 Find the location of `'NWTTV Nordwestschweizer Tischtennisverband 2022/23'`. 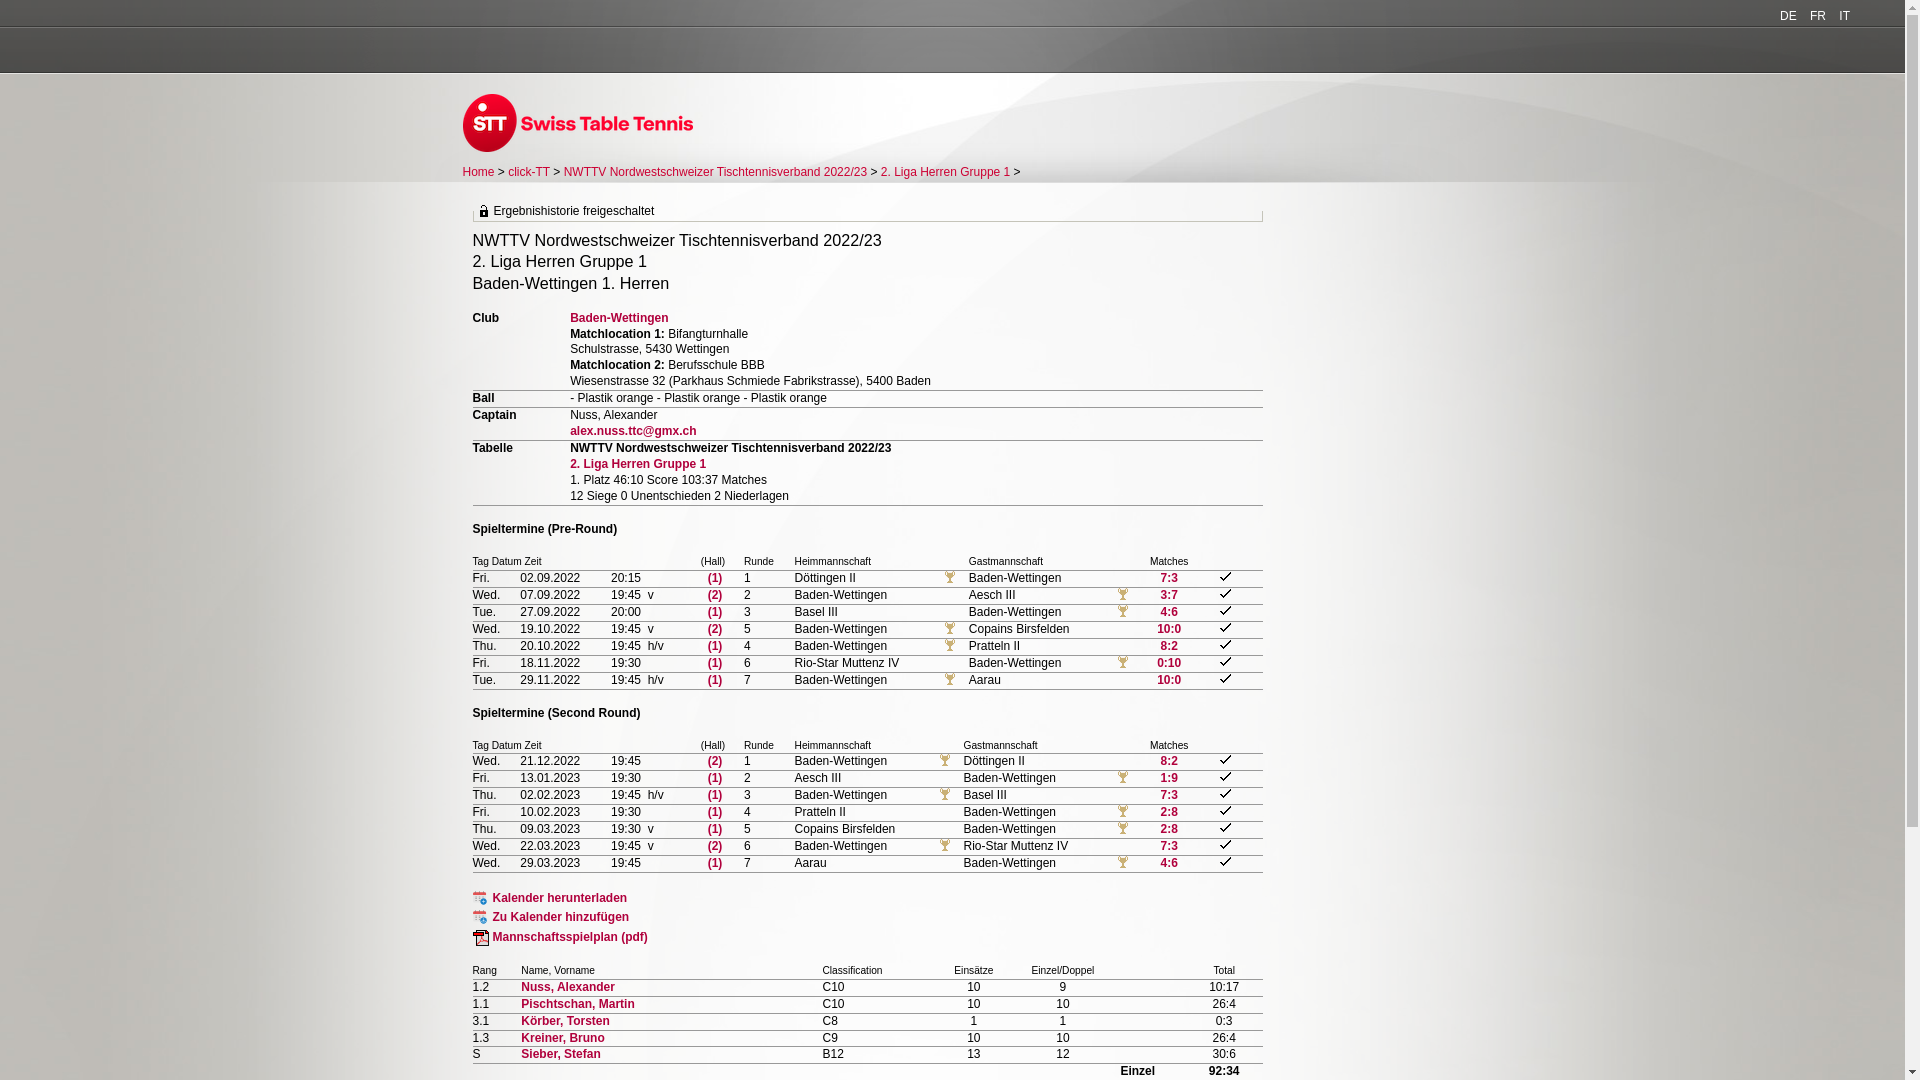

'NWTTV Nordwestschweizer Tischtennisverband 2022/23' is located at coordinates (715, 171).